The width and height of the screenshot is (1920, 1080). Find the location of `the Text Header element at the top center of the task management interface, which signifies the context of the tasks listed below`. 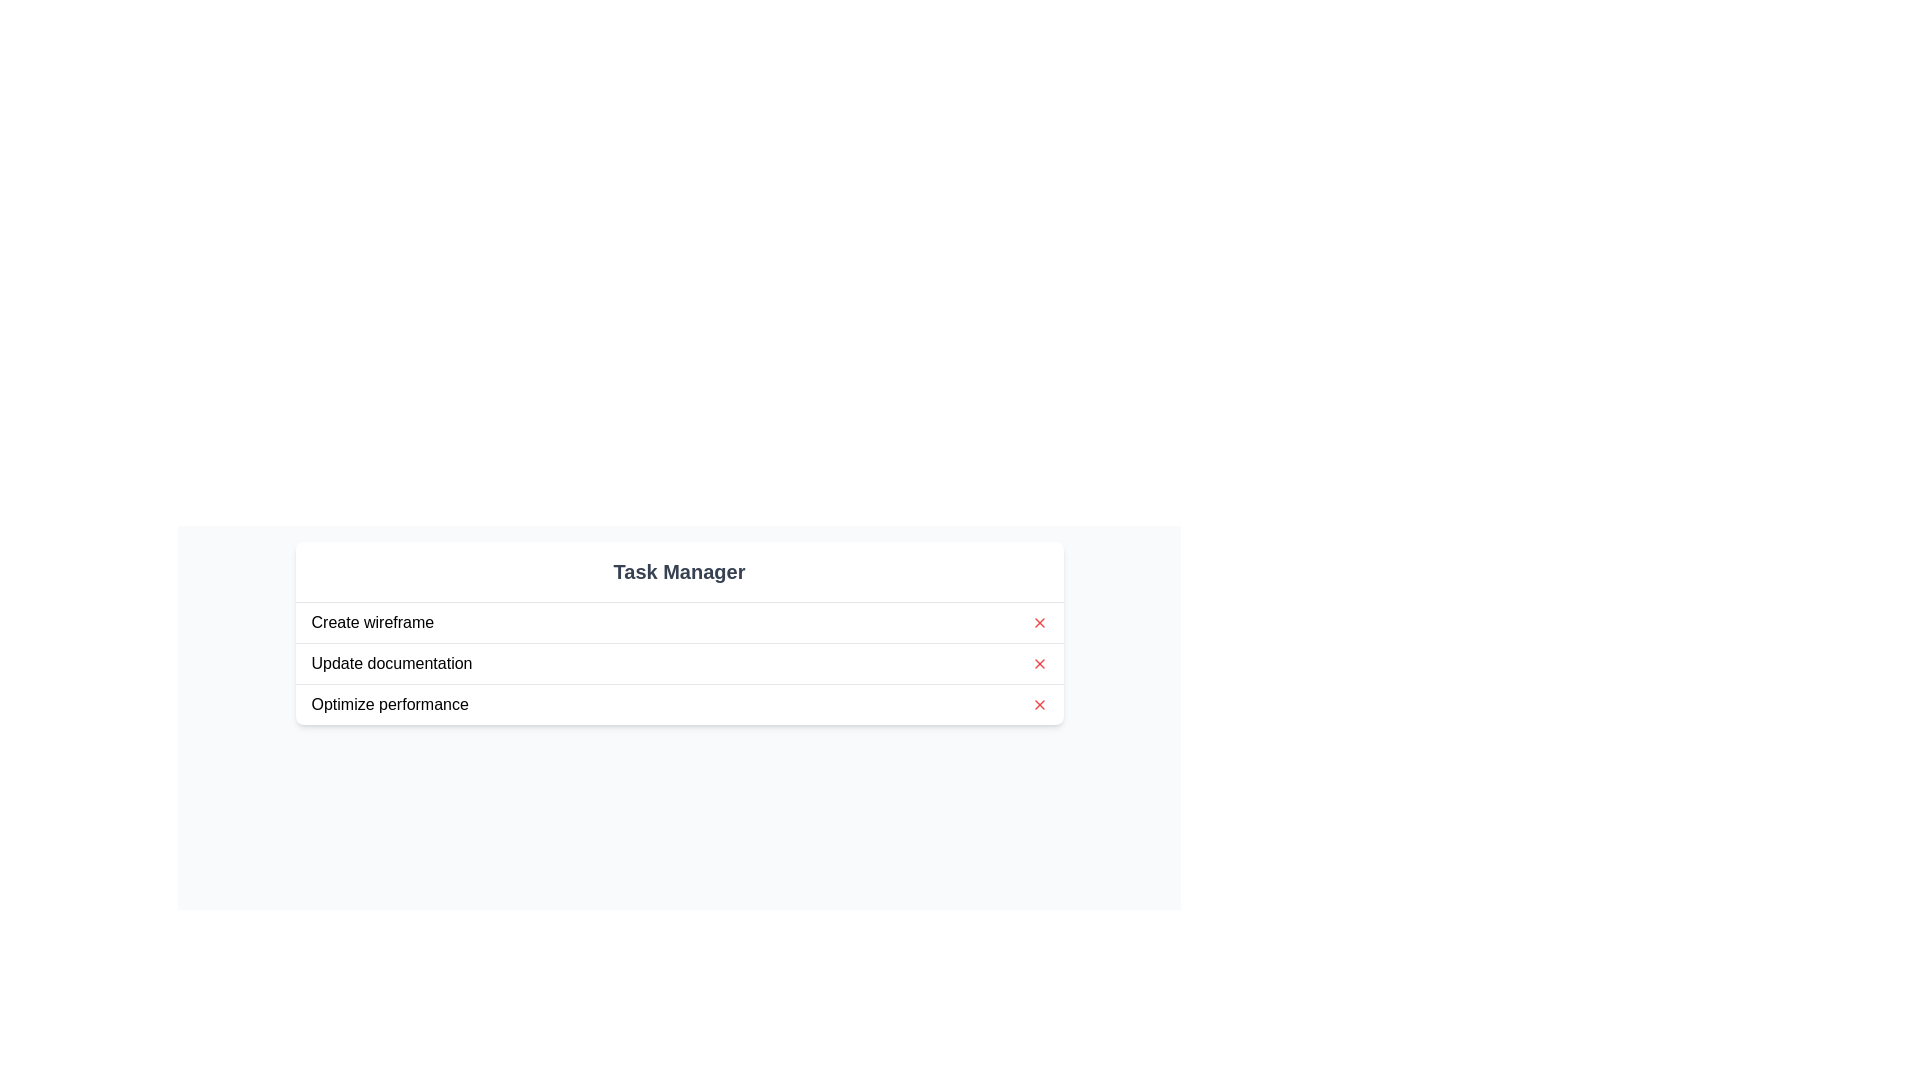

the Text Header element at the top center of the task management interface, which signifies the context of the tasks listed below is located at coordinates (679, 572).